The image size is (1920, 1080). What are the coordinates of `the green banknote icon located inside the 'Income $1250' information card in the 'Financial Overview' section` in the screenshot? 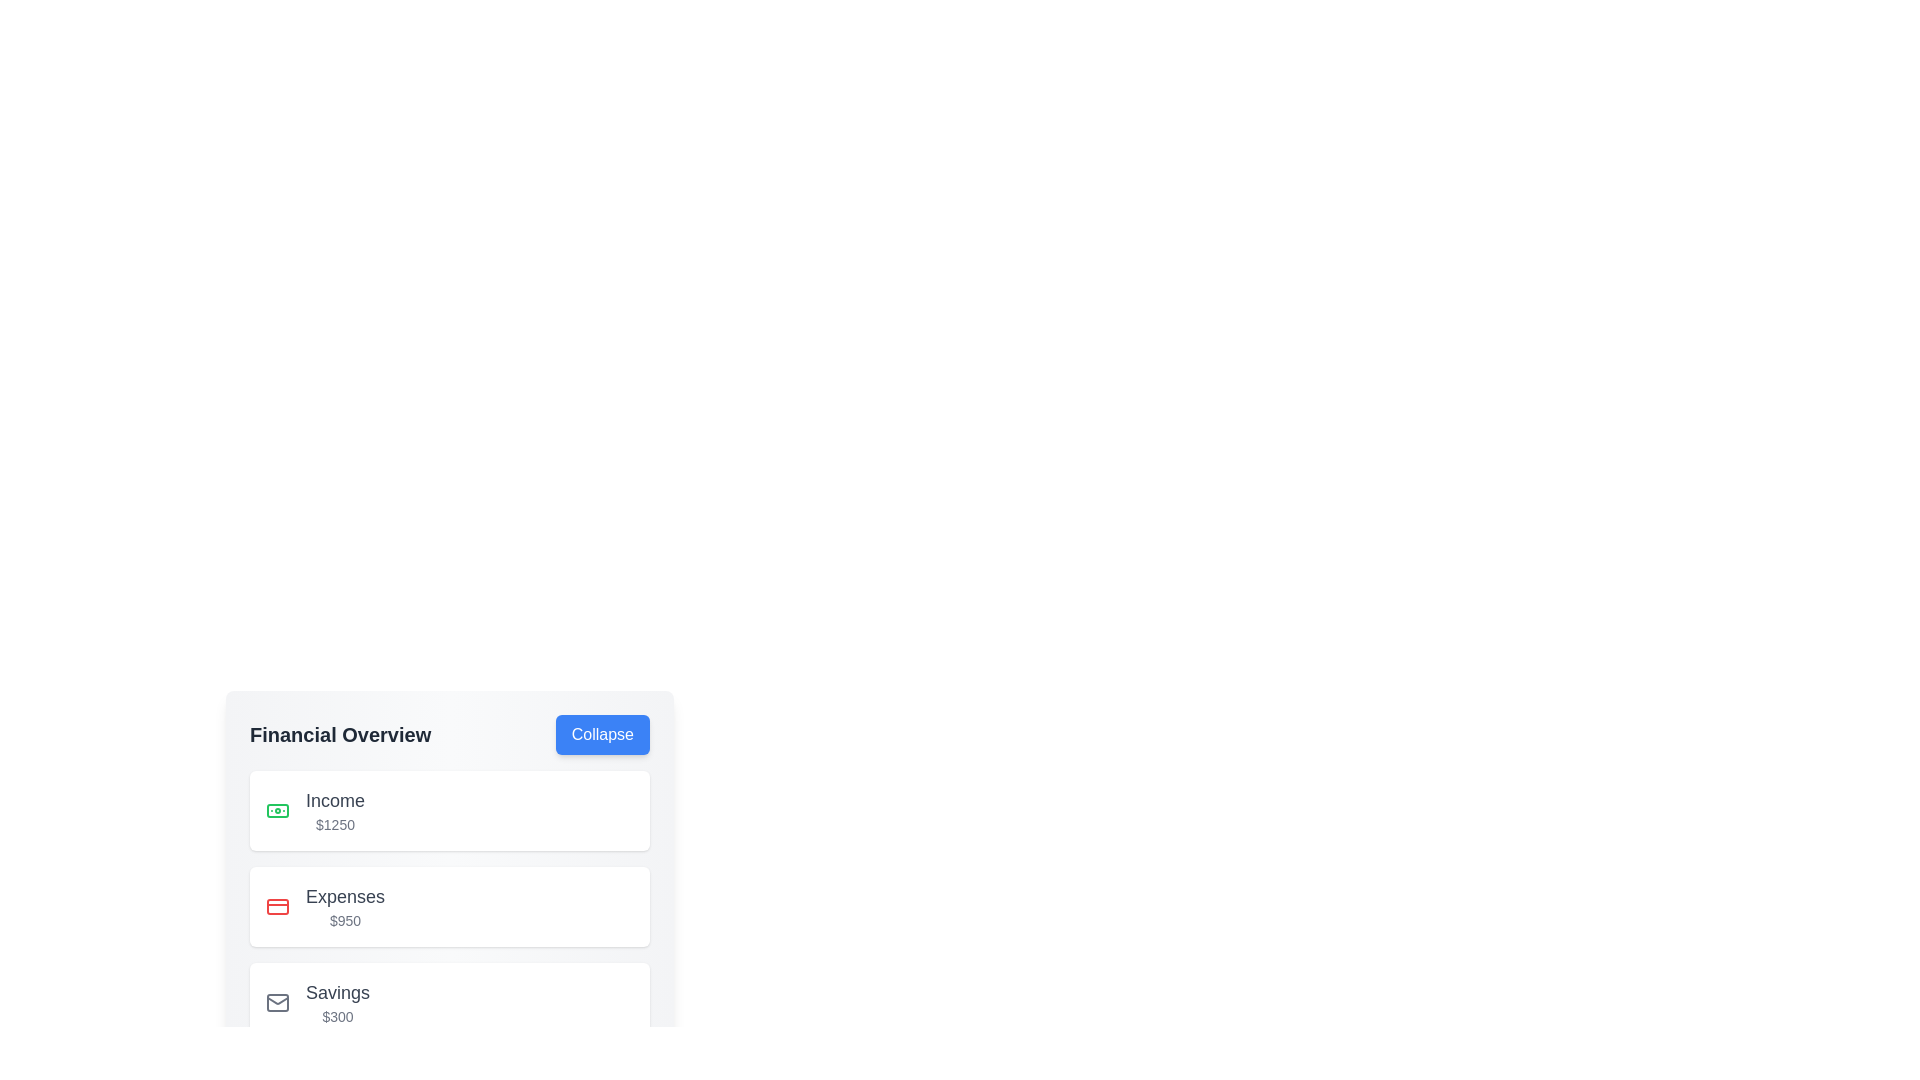 It's located at (277, 810).